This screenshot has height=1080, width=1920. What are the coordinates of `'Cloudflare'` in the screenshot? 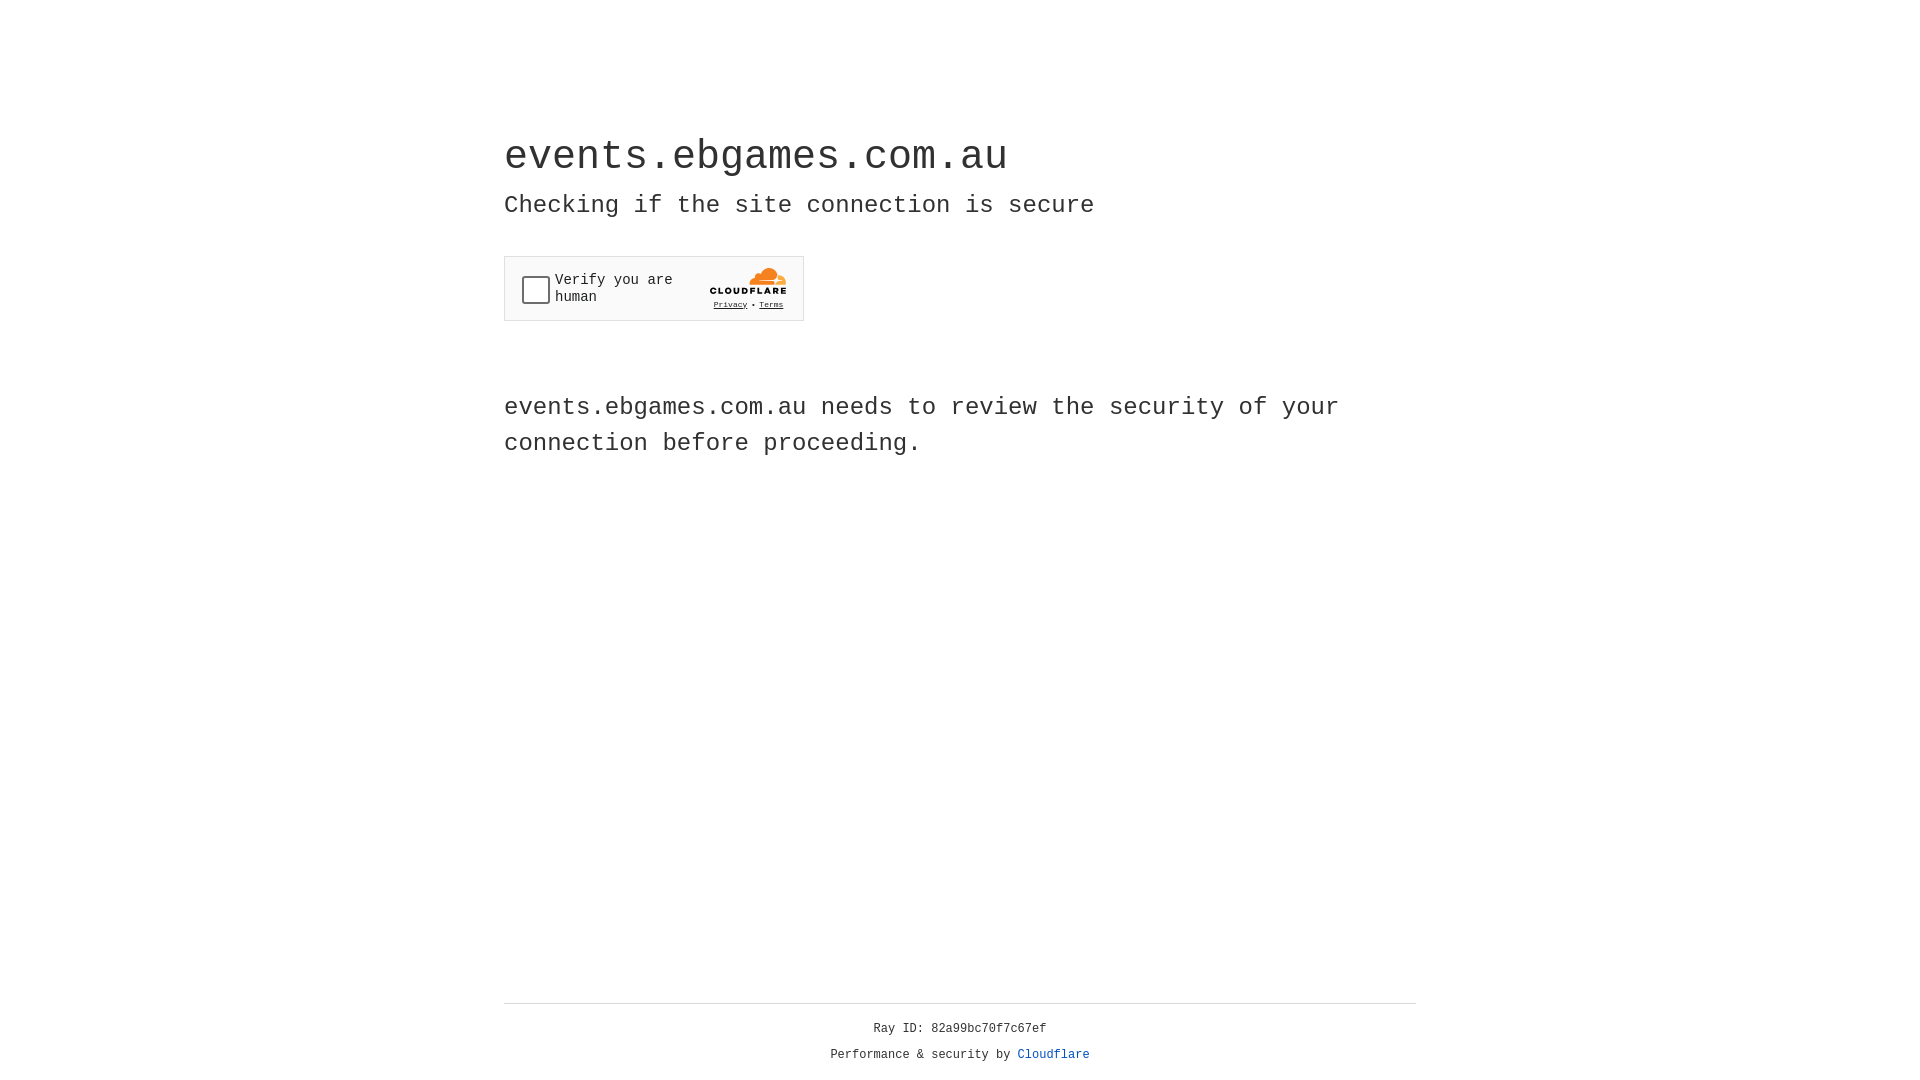 It's located at (1053, 1054).